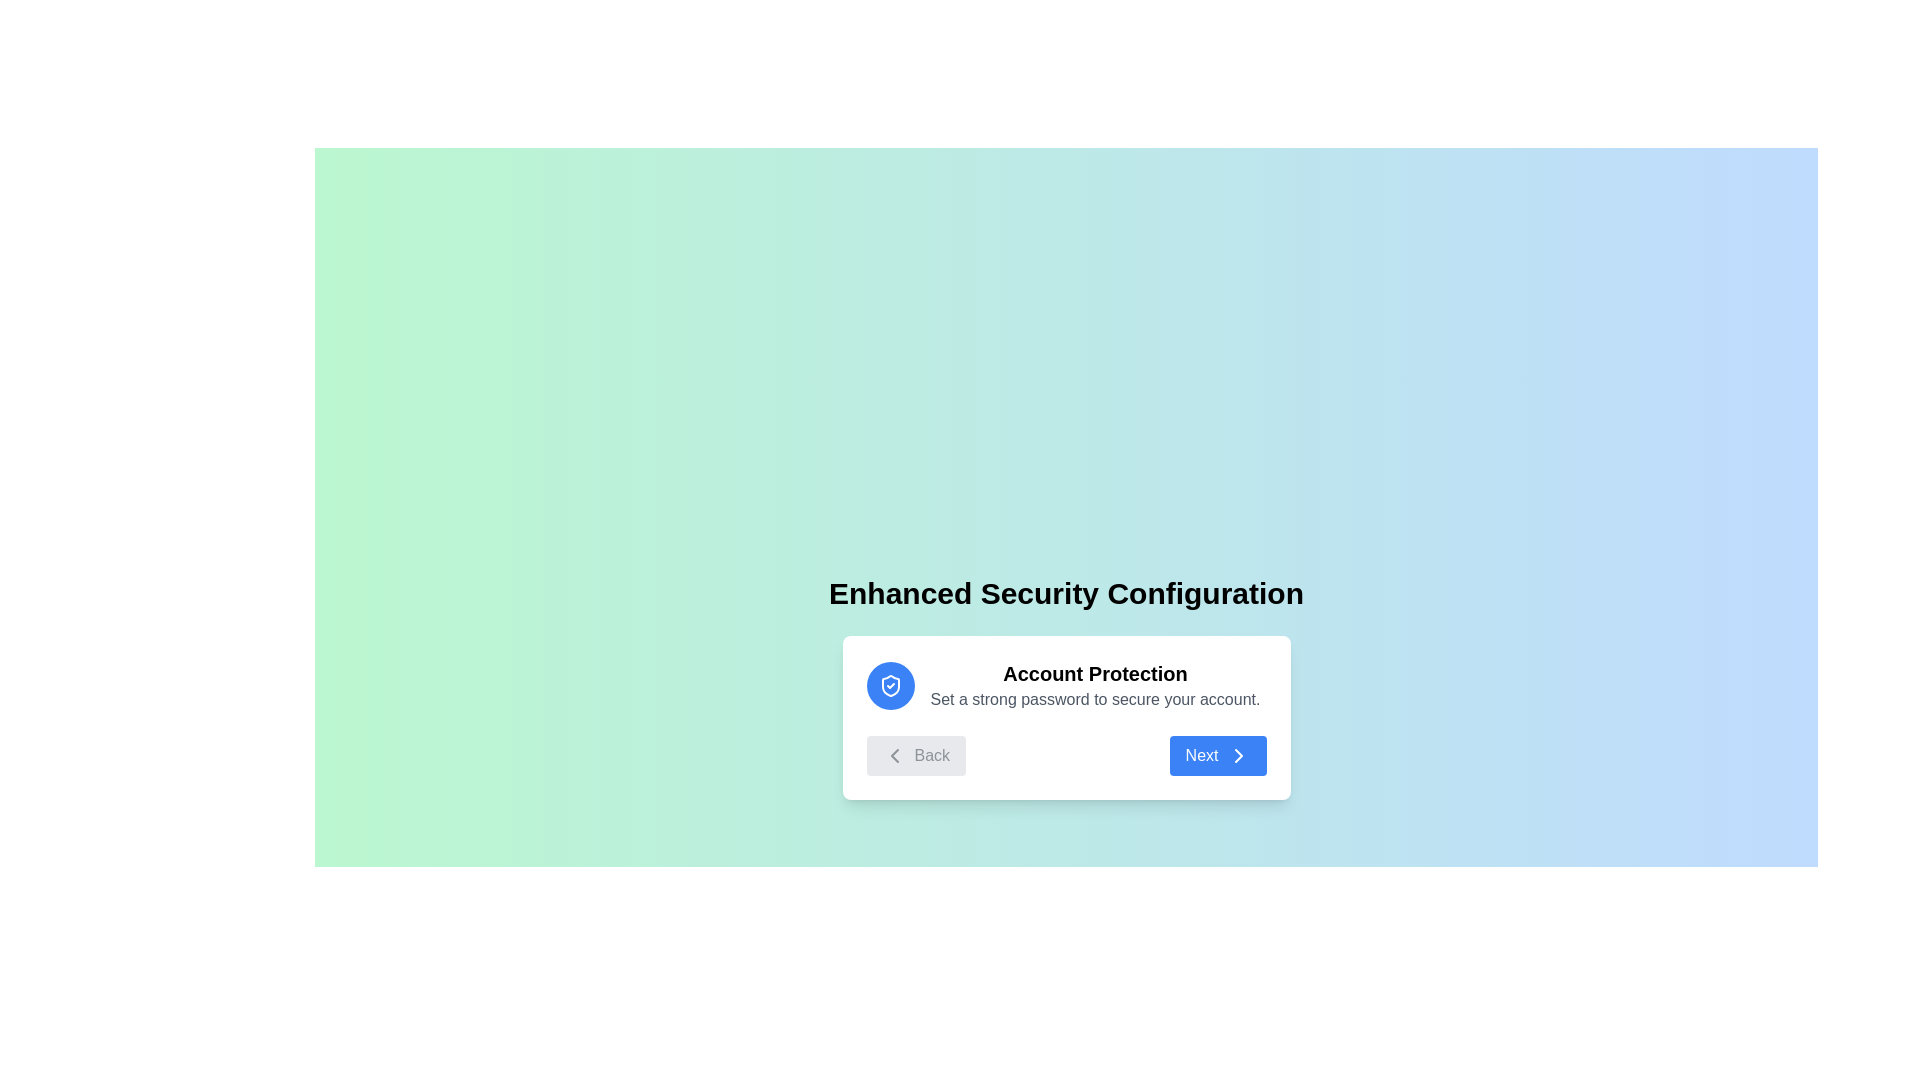  Describe the element at coordinates (1217, 756) in the screenshot. I see `'Next' button to proceed to the next step` at that location.